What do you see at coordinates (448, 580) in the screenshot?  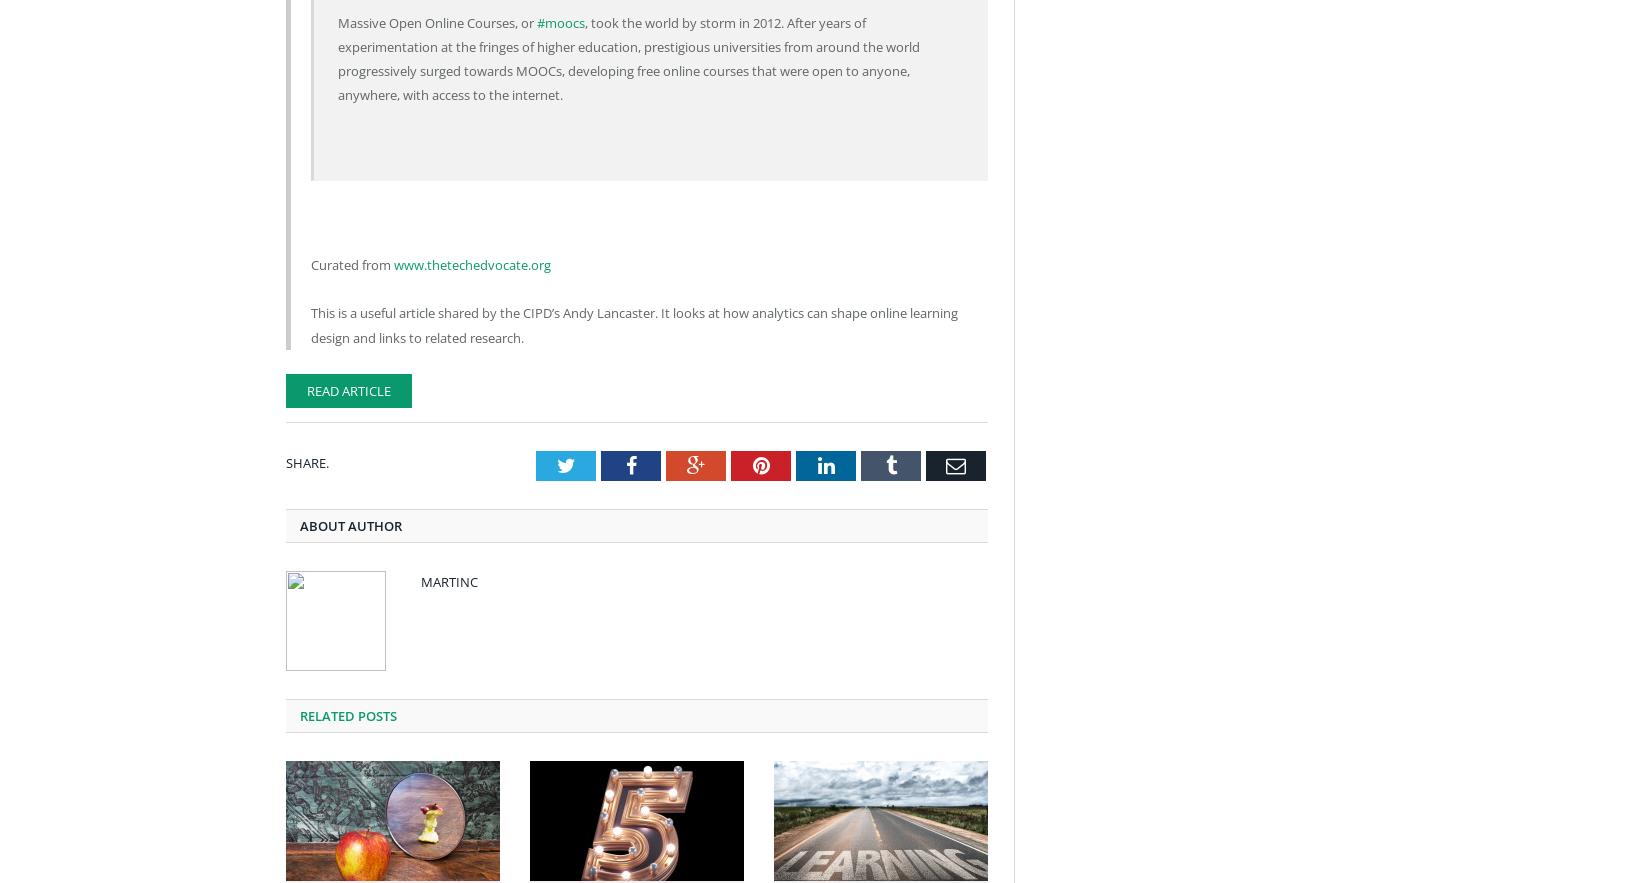 I see `'Martinc'` at bounding box center [448, 580].